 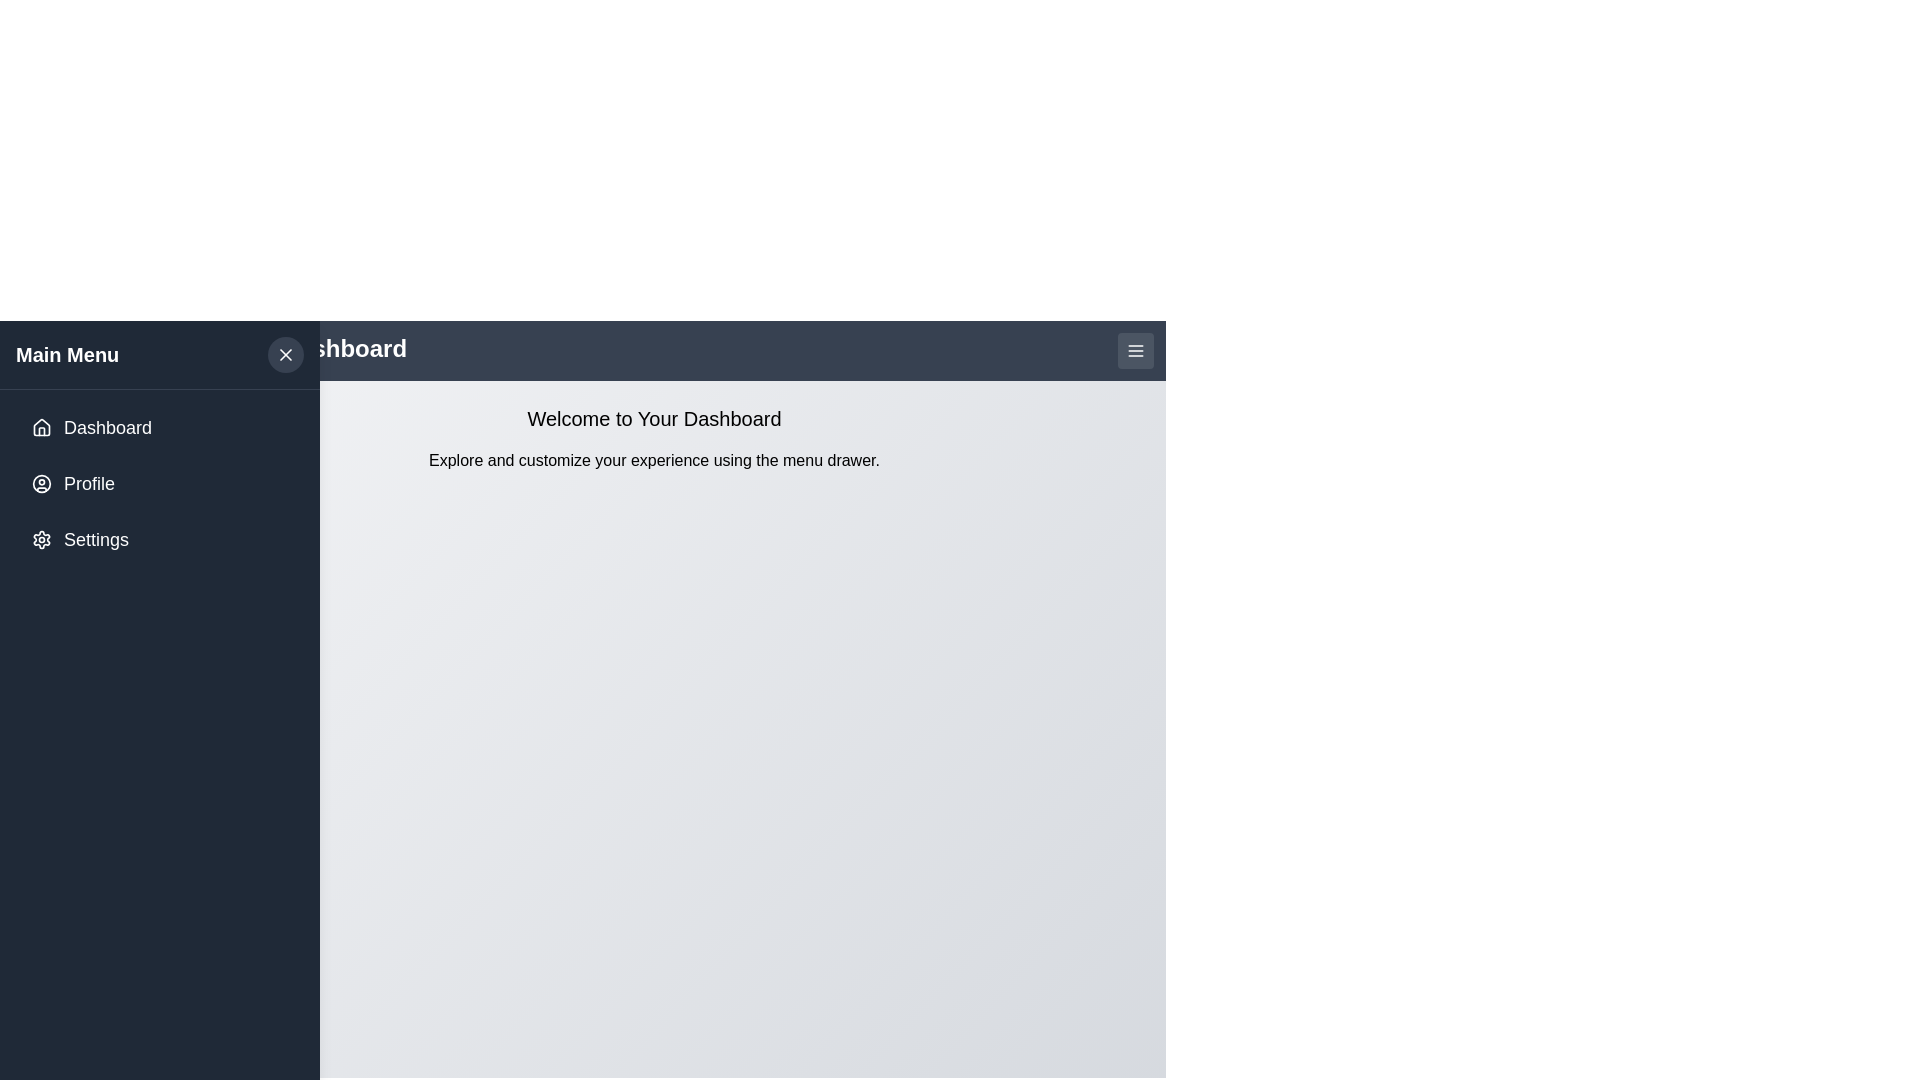 I want to click on the second button in the vertical list of menu options under 'Main Menu', so click(x=158, y=483).